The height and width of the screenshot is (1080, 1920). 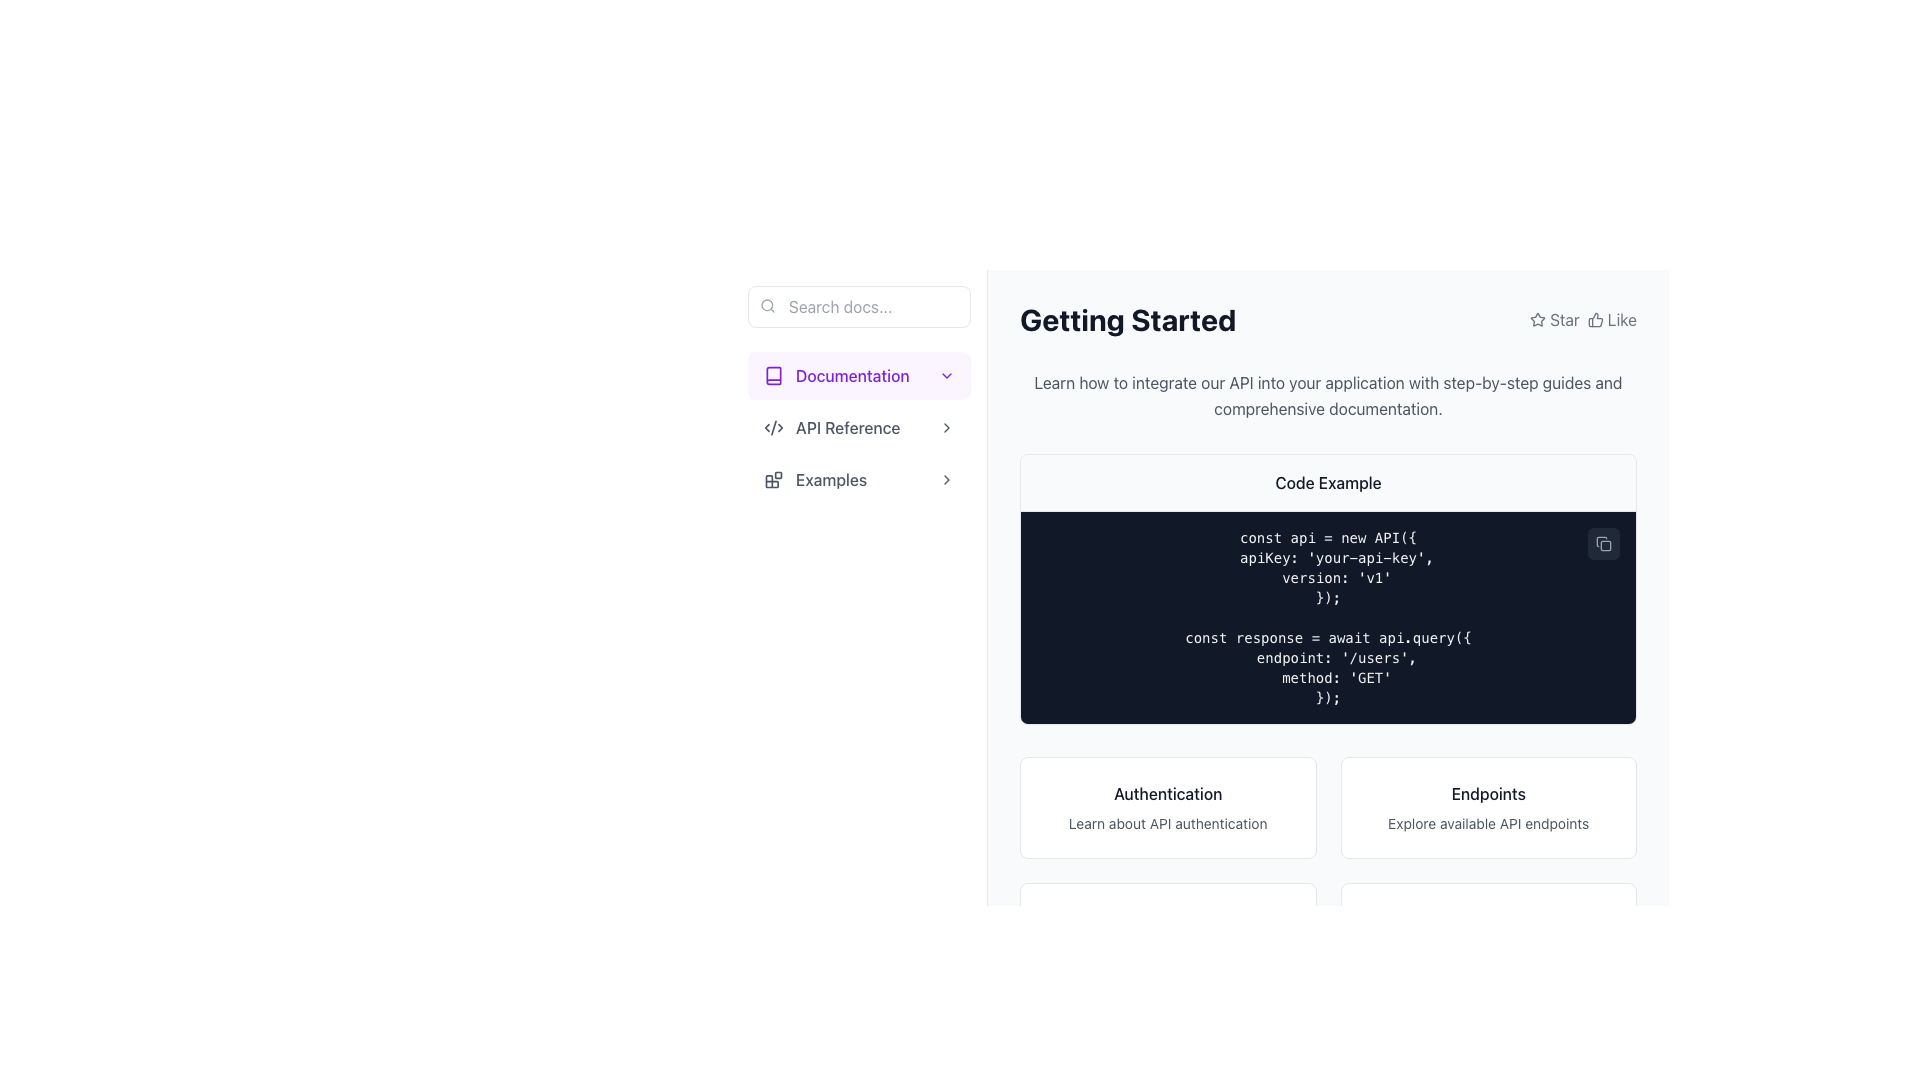 I want to click on the style of the book icon located next to the 'Documentation' label in the sidebar menu, so click(x=772, y=375).